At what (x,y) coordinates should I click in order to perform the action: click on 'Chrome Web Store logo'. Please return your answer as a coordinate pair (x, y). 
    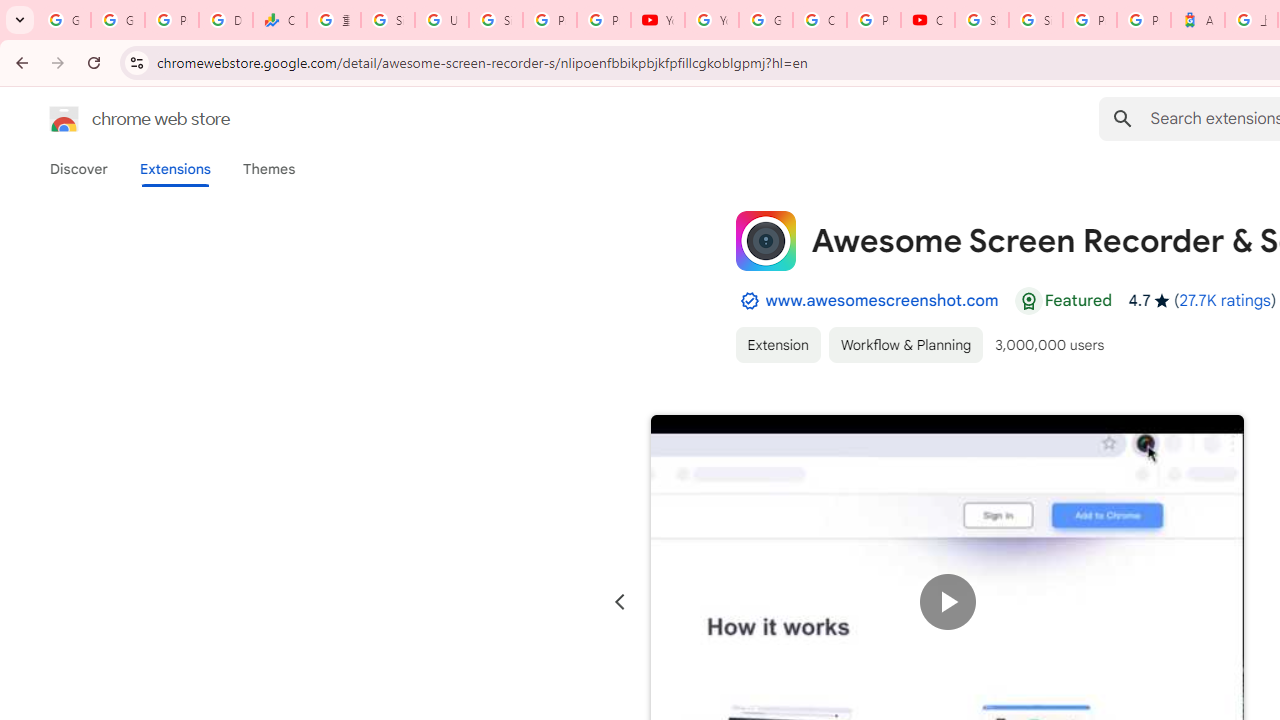
    Looking at the image, I should click on (64, 119).